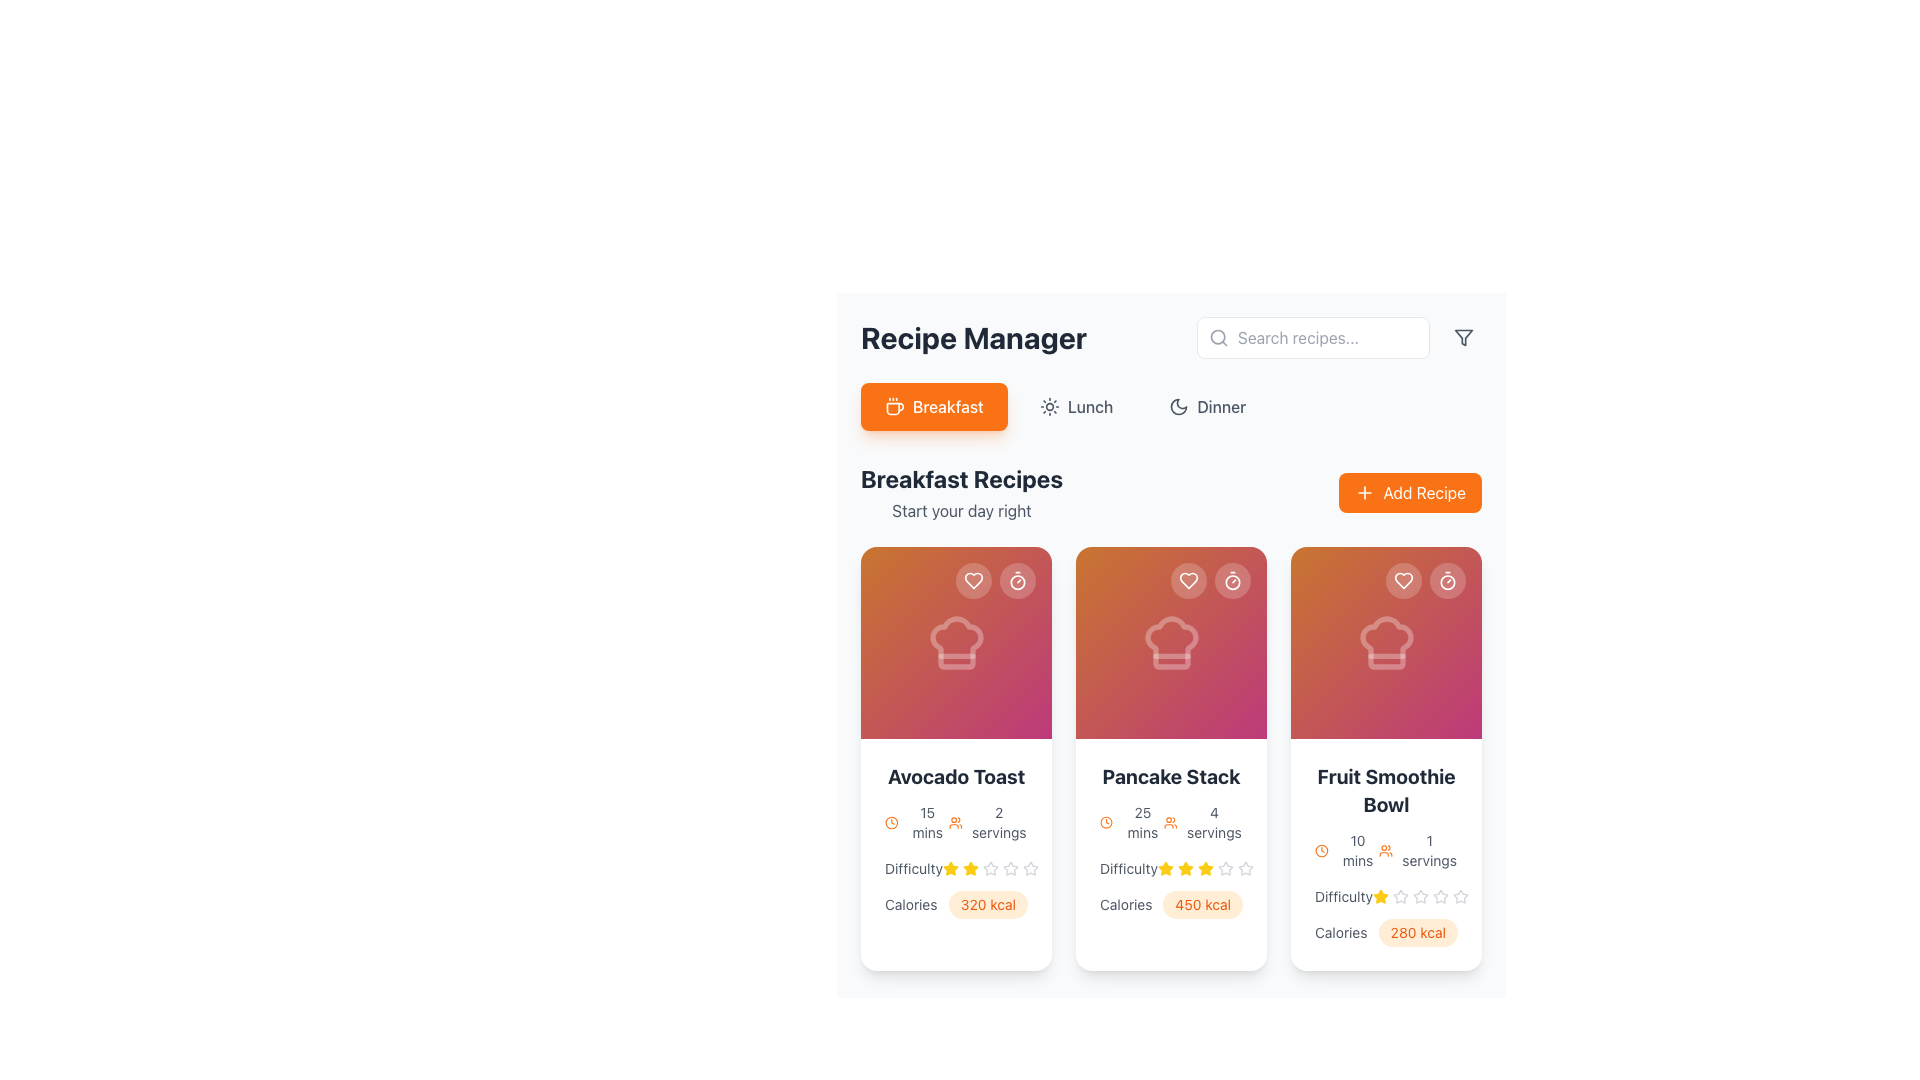  I want to click on the Text and Icon Pair indicating the number of servings for the associated recipe, located below the header image of the Avocado Toast card in the Breakfast Recipes section, so click(988, 822).